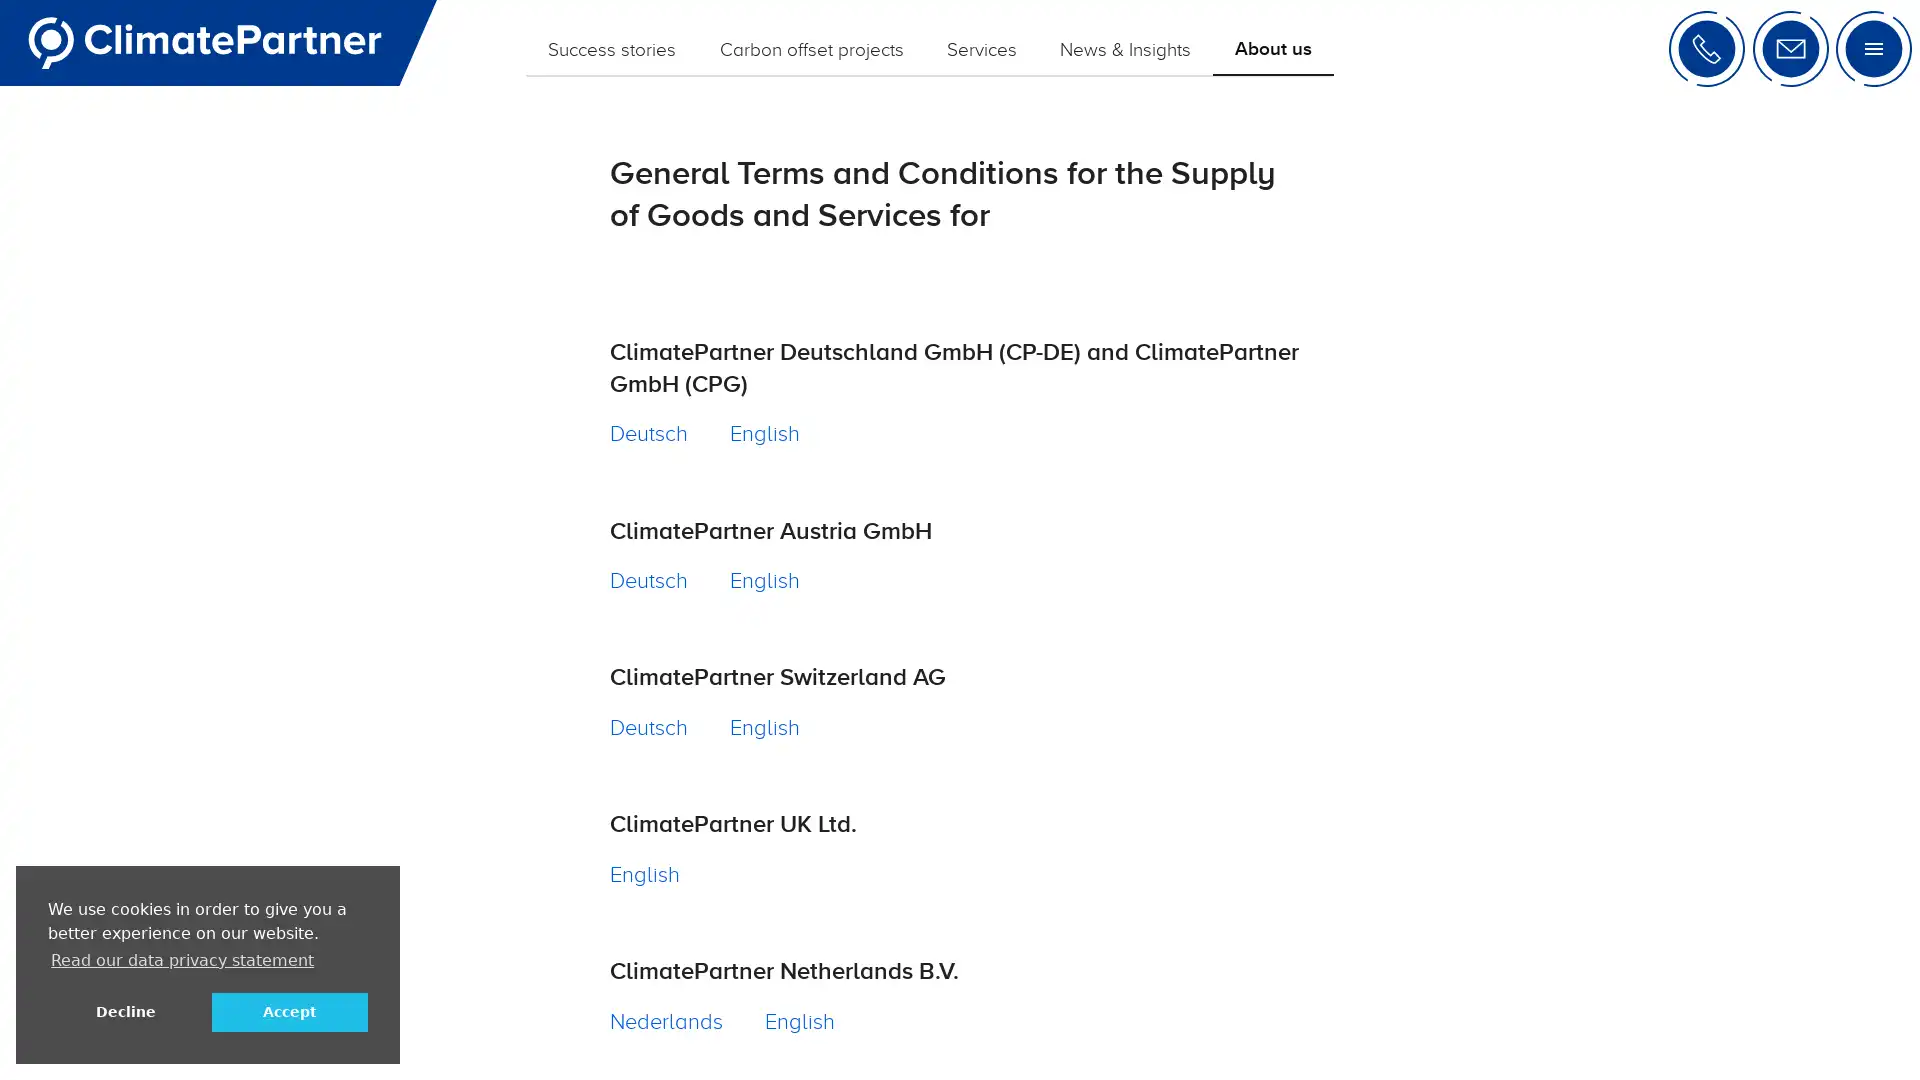 The image size is (1920, 1080). I want to click on allow cookies, so click(288, 1011).